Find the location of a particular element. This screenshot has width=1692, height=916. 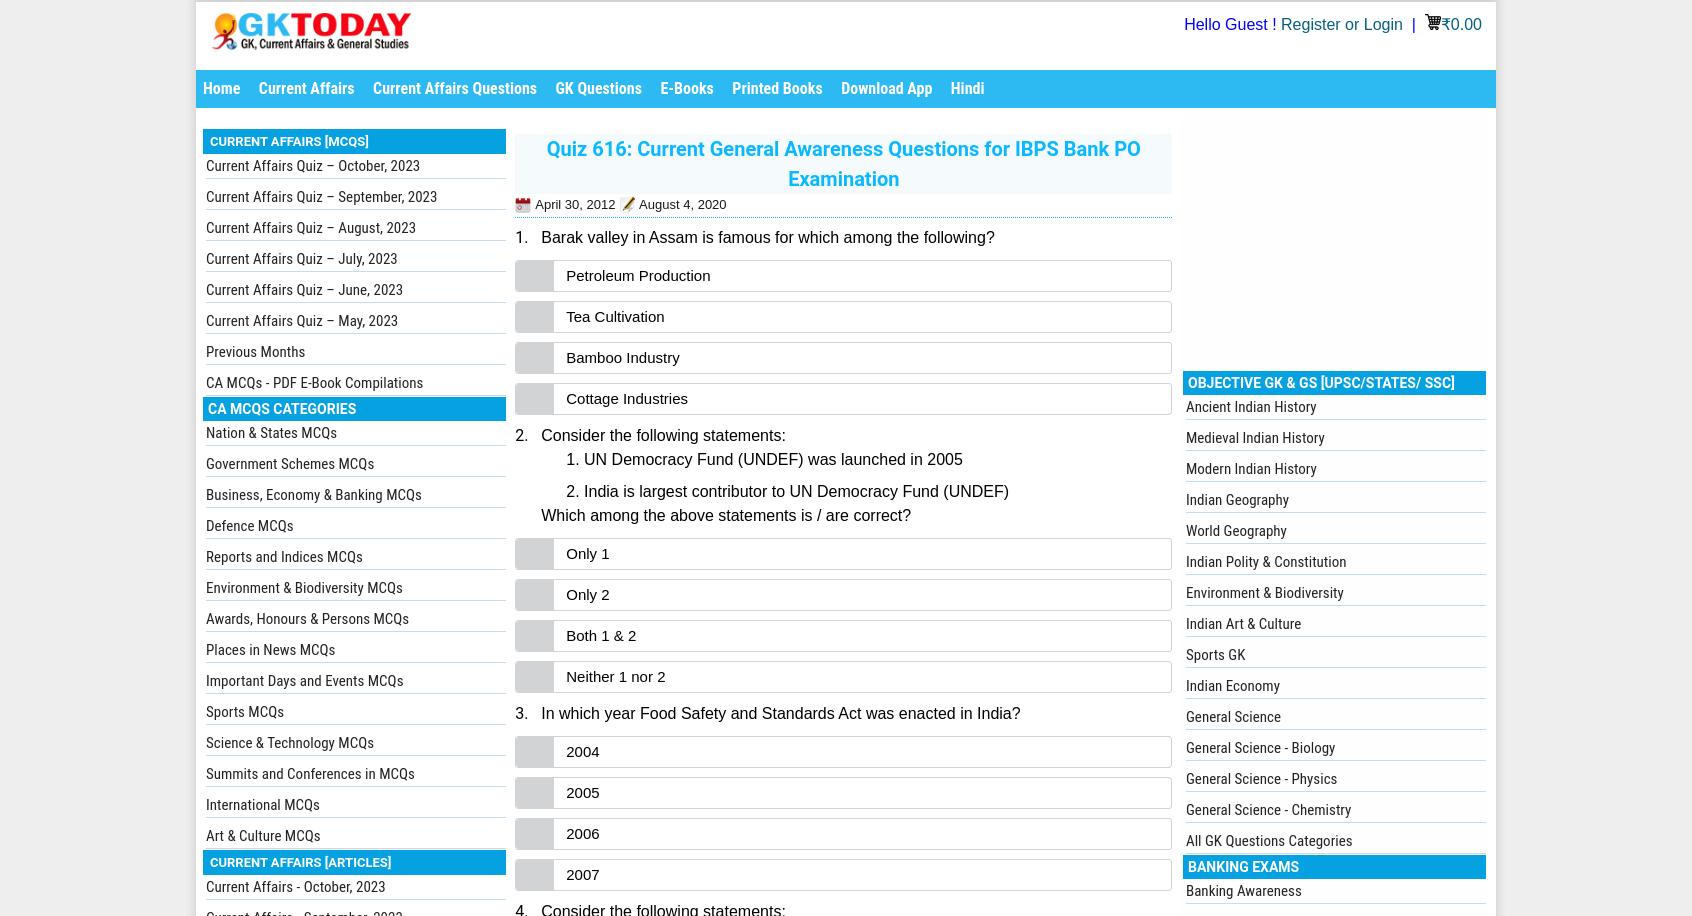

'World Geography' is located at coordinates (1236, 530).